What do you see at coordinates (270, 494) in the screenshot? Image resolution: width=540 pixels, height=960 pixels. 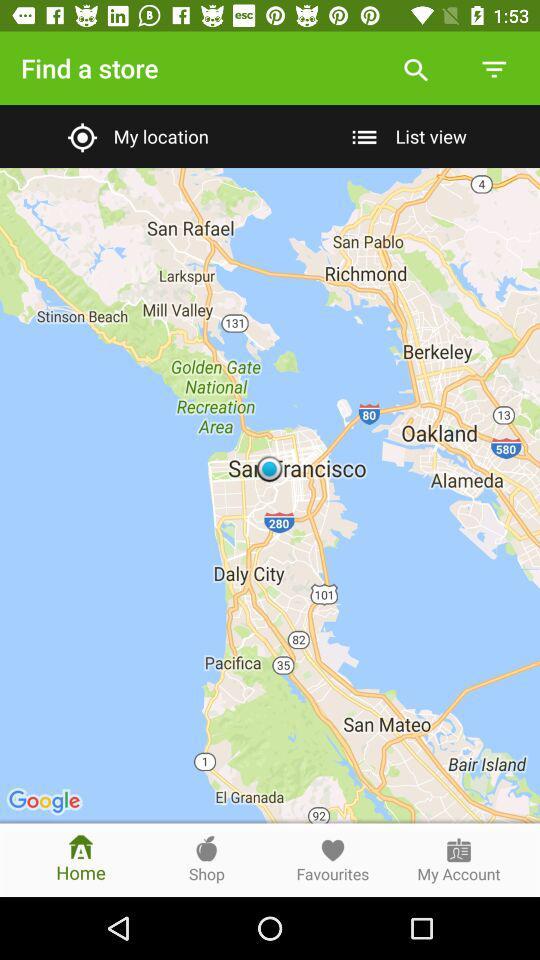 I see `item below my location item` at bounding box center [270, 494].